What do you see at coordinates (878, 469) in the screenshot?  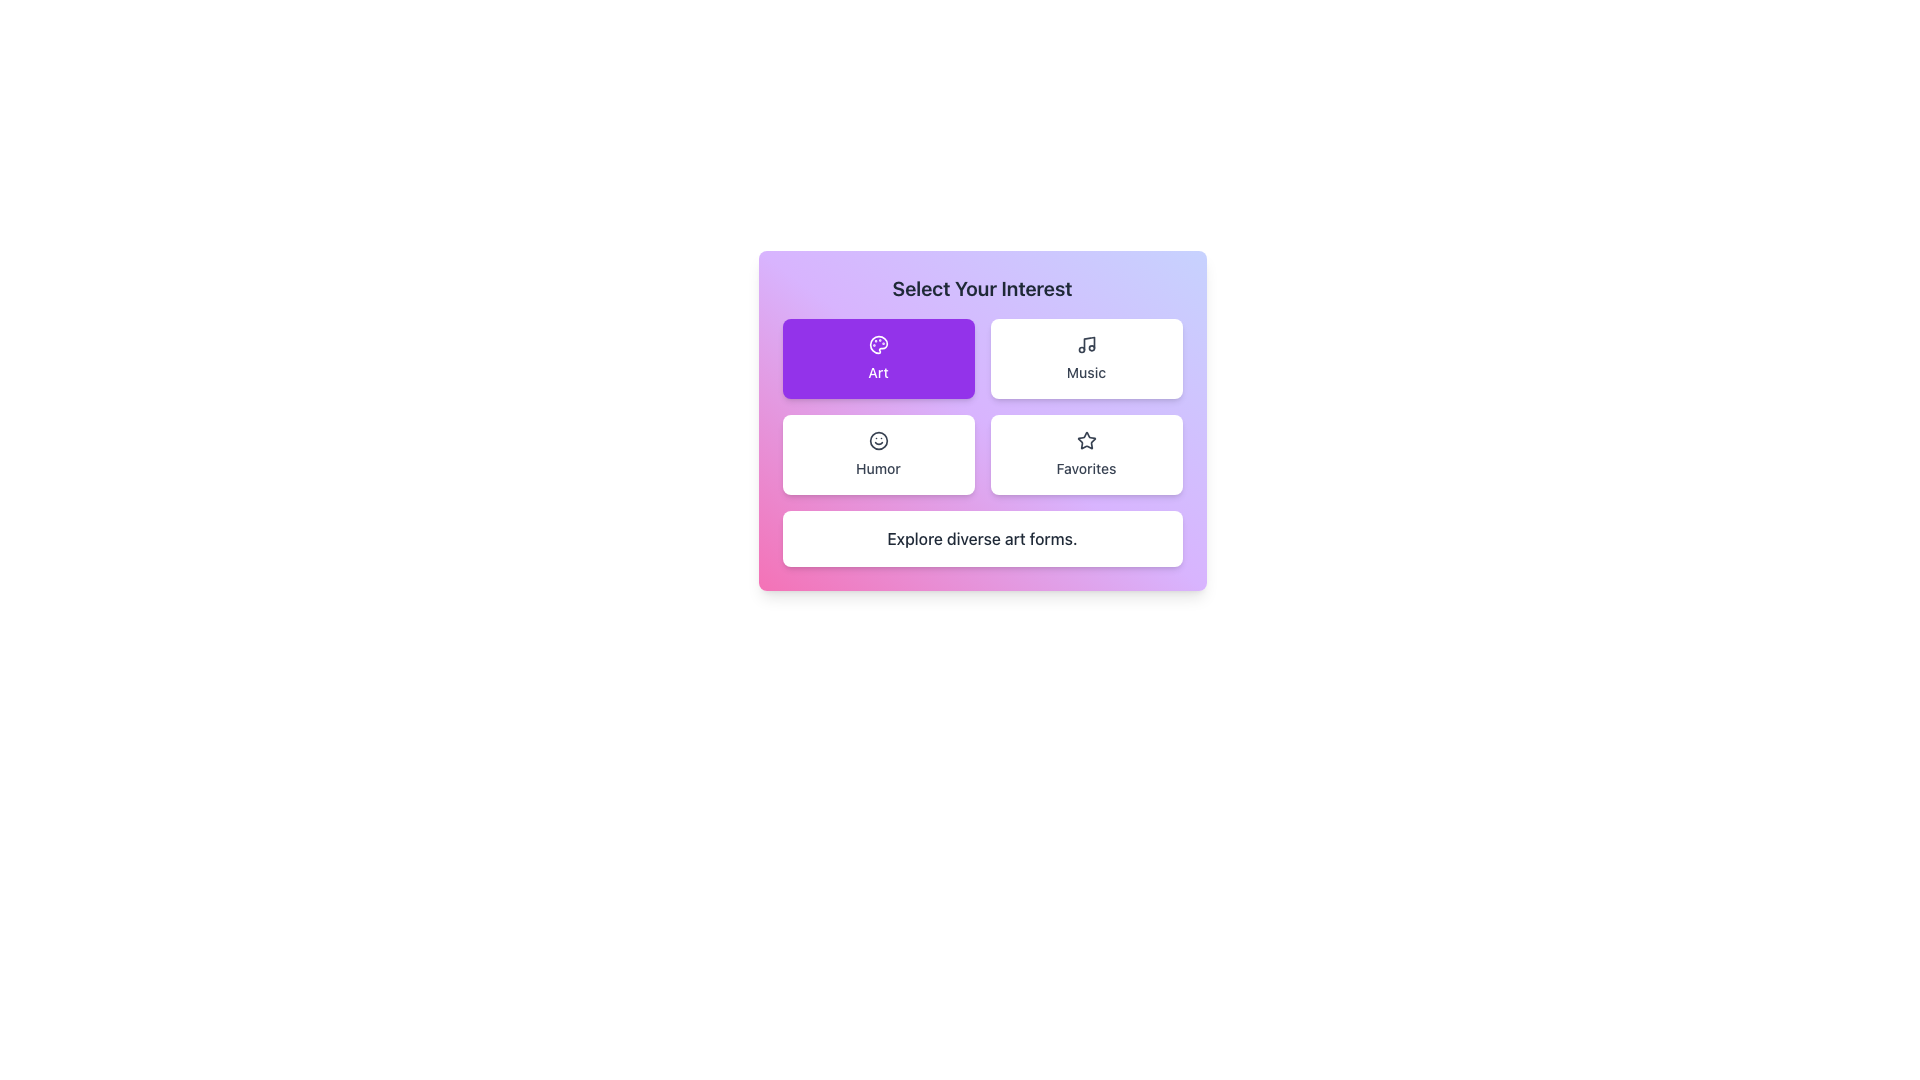 I see `the text label 'Humor' which is the label for the third button in the grid located in the left column of the second row` at bounding box center [878, 469].